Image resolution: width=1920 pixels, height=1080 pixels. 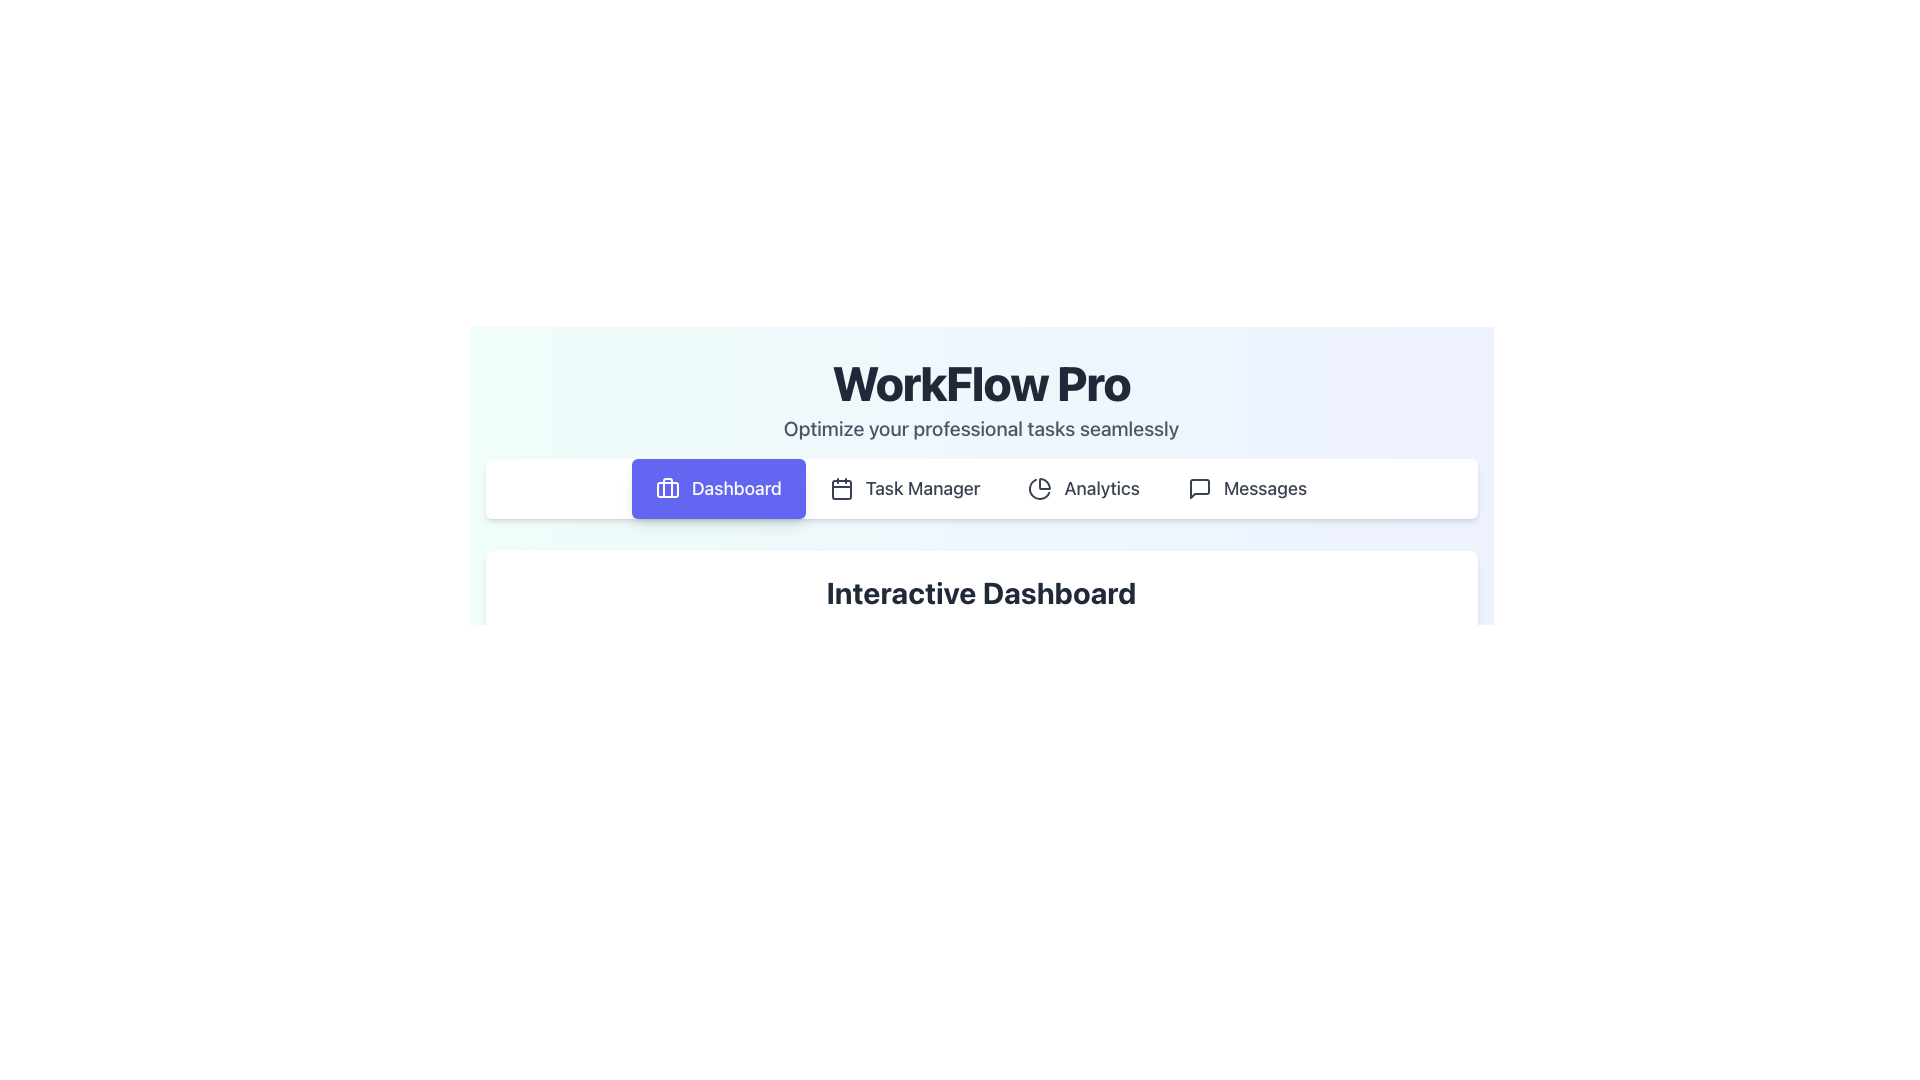 I want to click on the text label displaying 'Optimize your professional tasks seamlessly', located below the title 'WorkFlow Pro', so click(x=981, y=427).